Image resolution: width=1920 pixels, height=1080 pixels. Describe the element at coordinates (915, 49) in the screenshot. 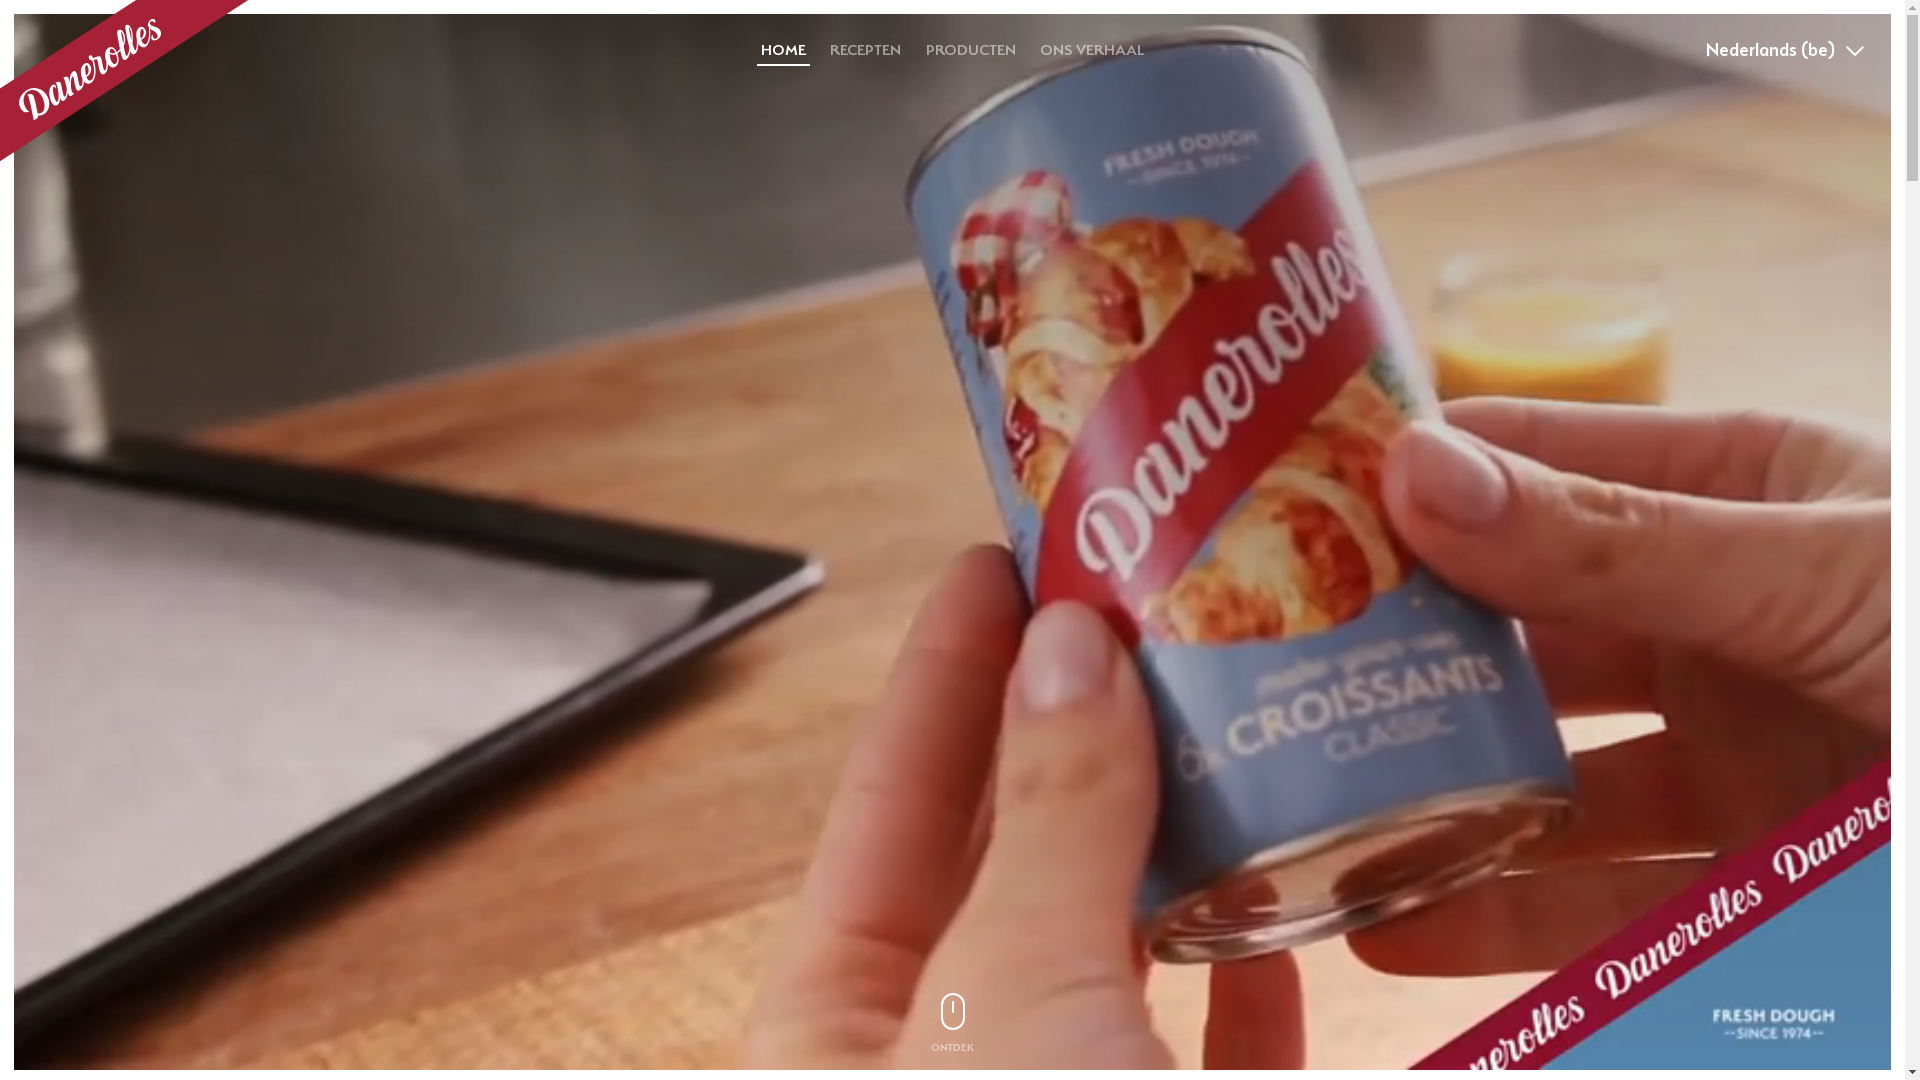

I see `'PRODUCTEN'` at that location.